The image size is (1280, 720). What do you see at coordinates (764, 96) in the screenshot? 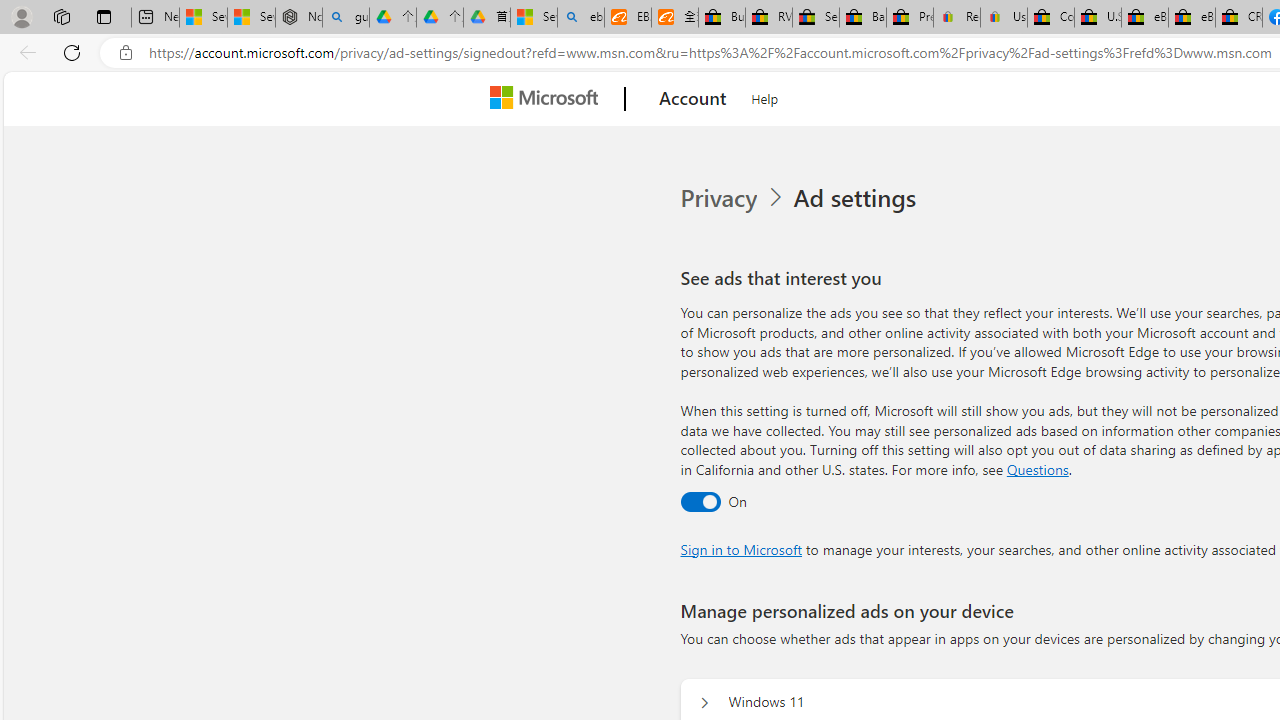
I see `'Help'` at bounding box center [764, 96].